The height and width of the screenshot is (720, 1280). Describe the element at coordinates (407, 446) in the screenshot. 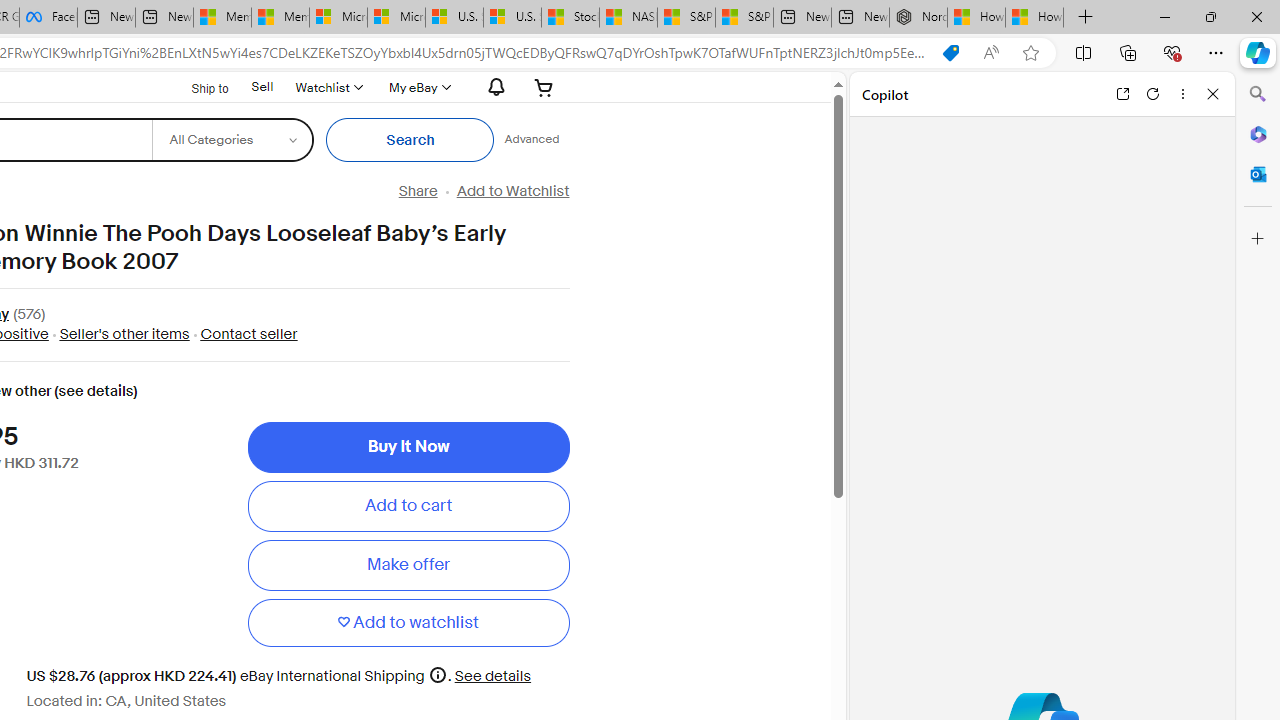

I see `'Buy It Now'` at that location.